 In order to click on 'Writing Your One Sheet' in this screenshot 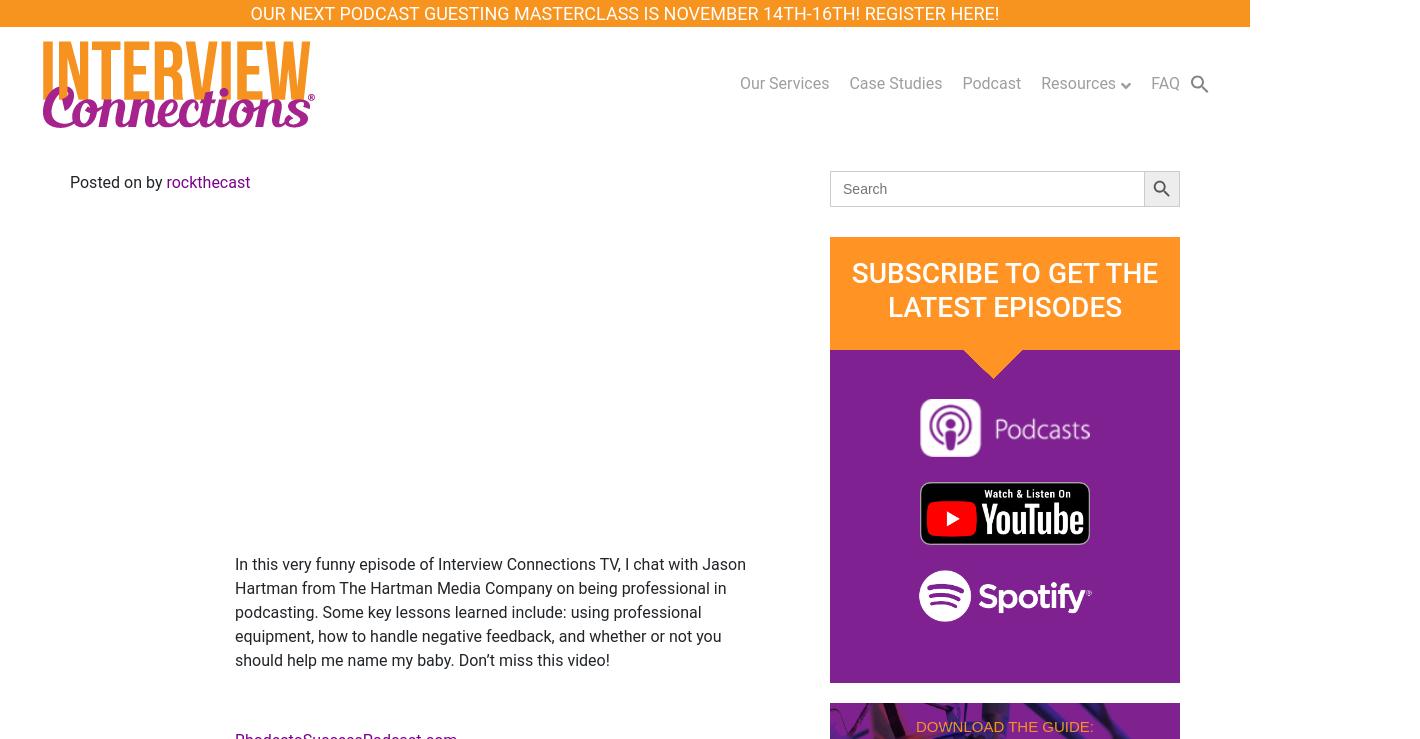, I will do `click(799, 207)`.